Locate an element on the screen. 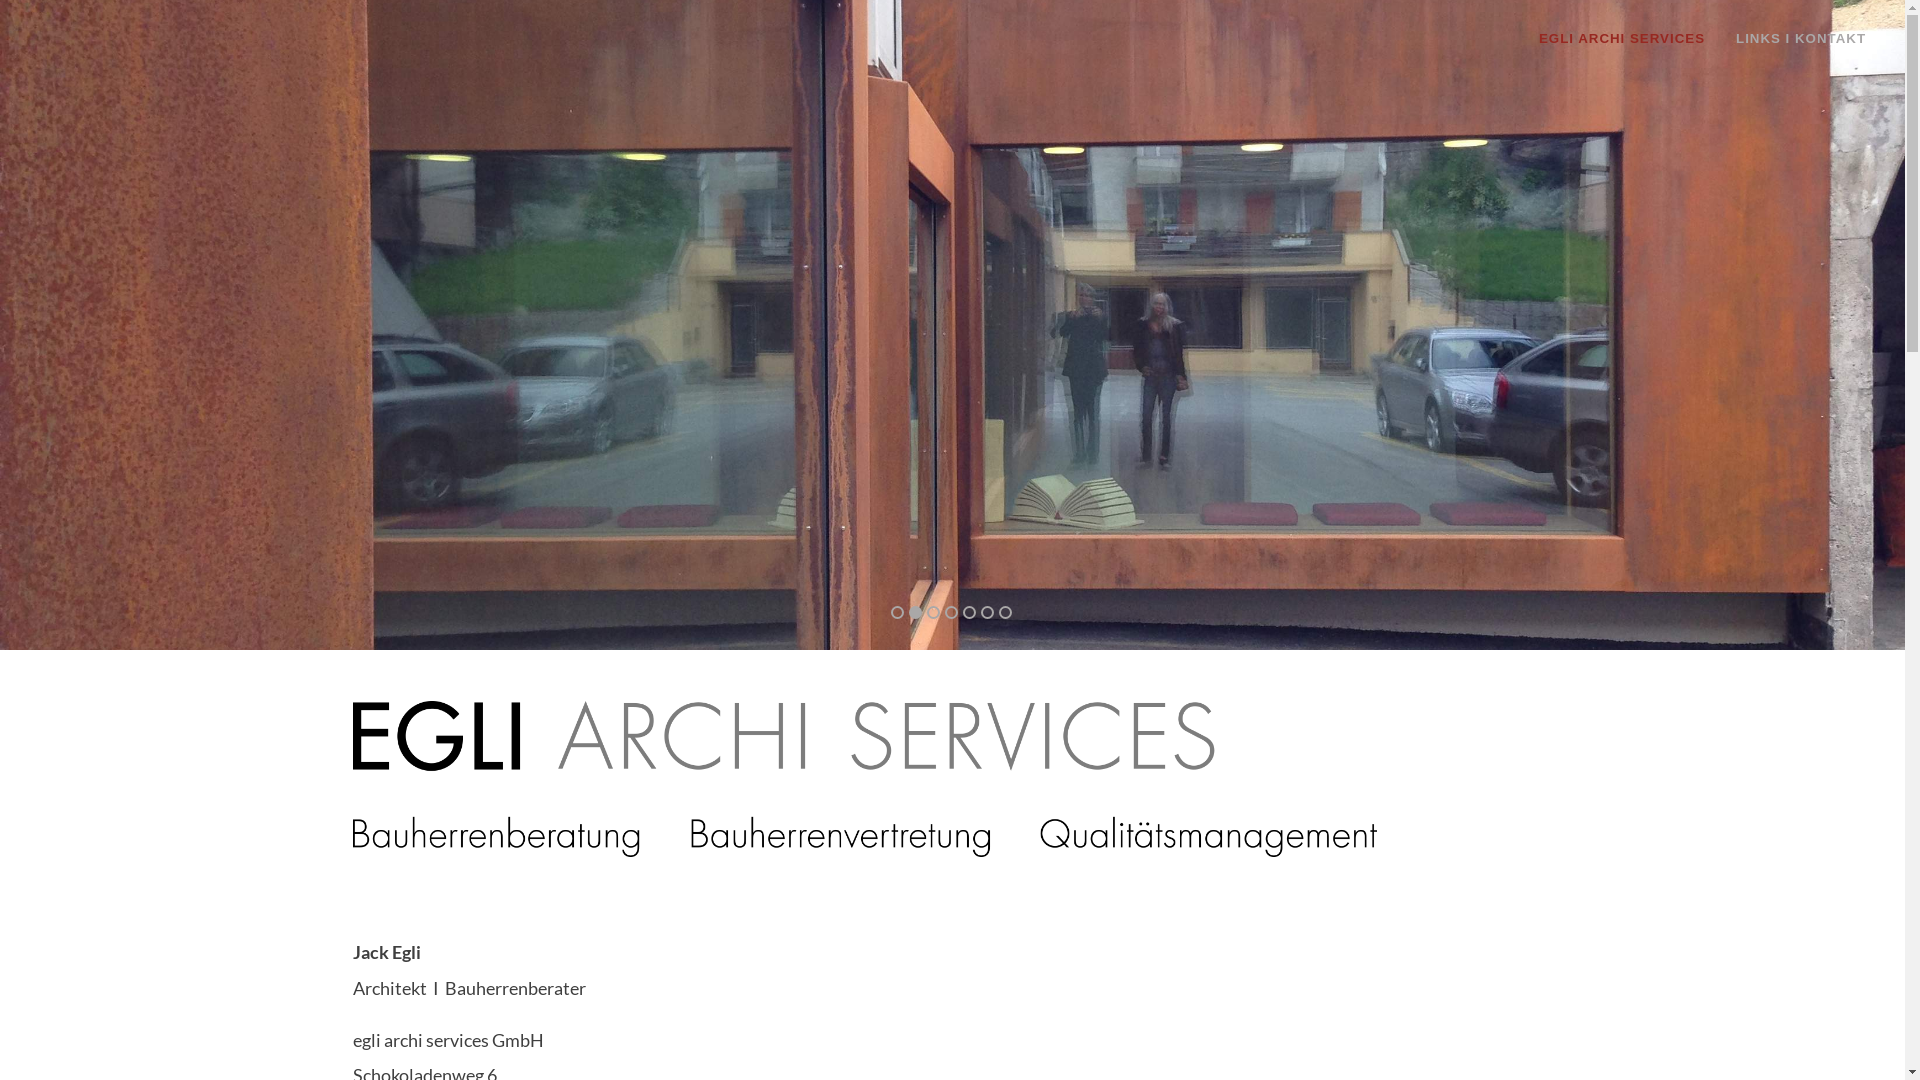 Image resolution: width=1920 pixels, height=1080 pixels. '2' is located at coordinates (911, 610).